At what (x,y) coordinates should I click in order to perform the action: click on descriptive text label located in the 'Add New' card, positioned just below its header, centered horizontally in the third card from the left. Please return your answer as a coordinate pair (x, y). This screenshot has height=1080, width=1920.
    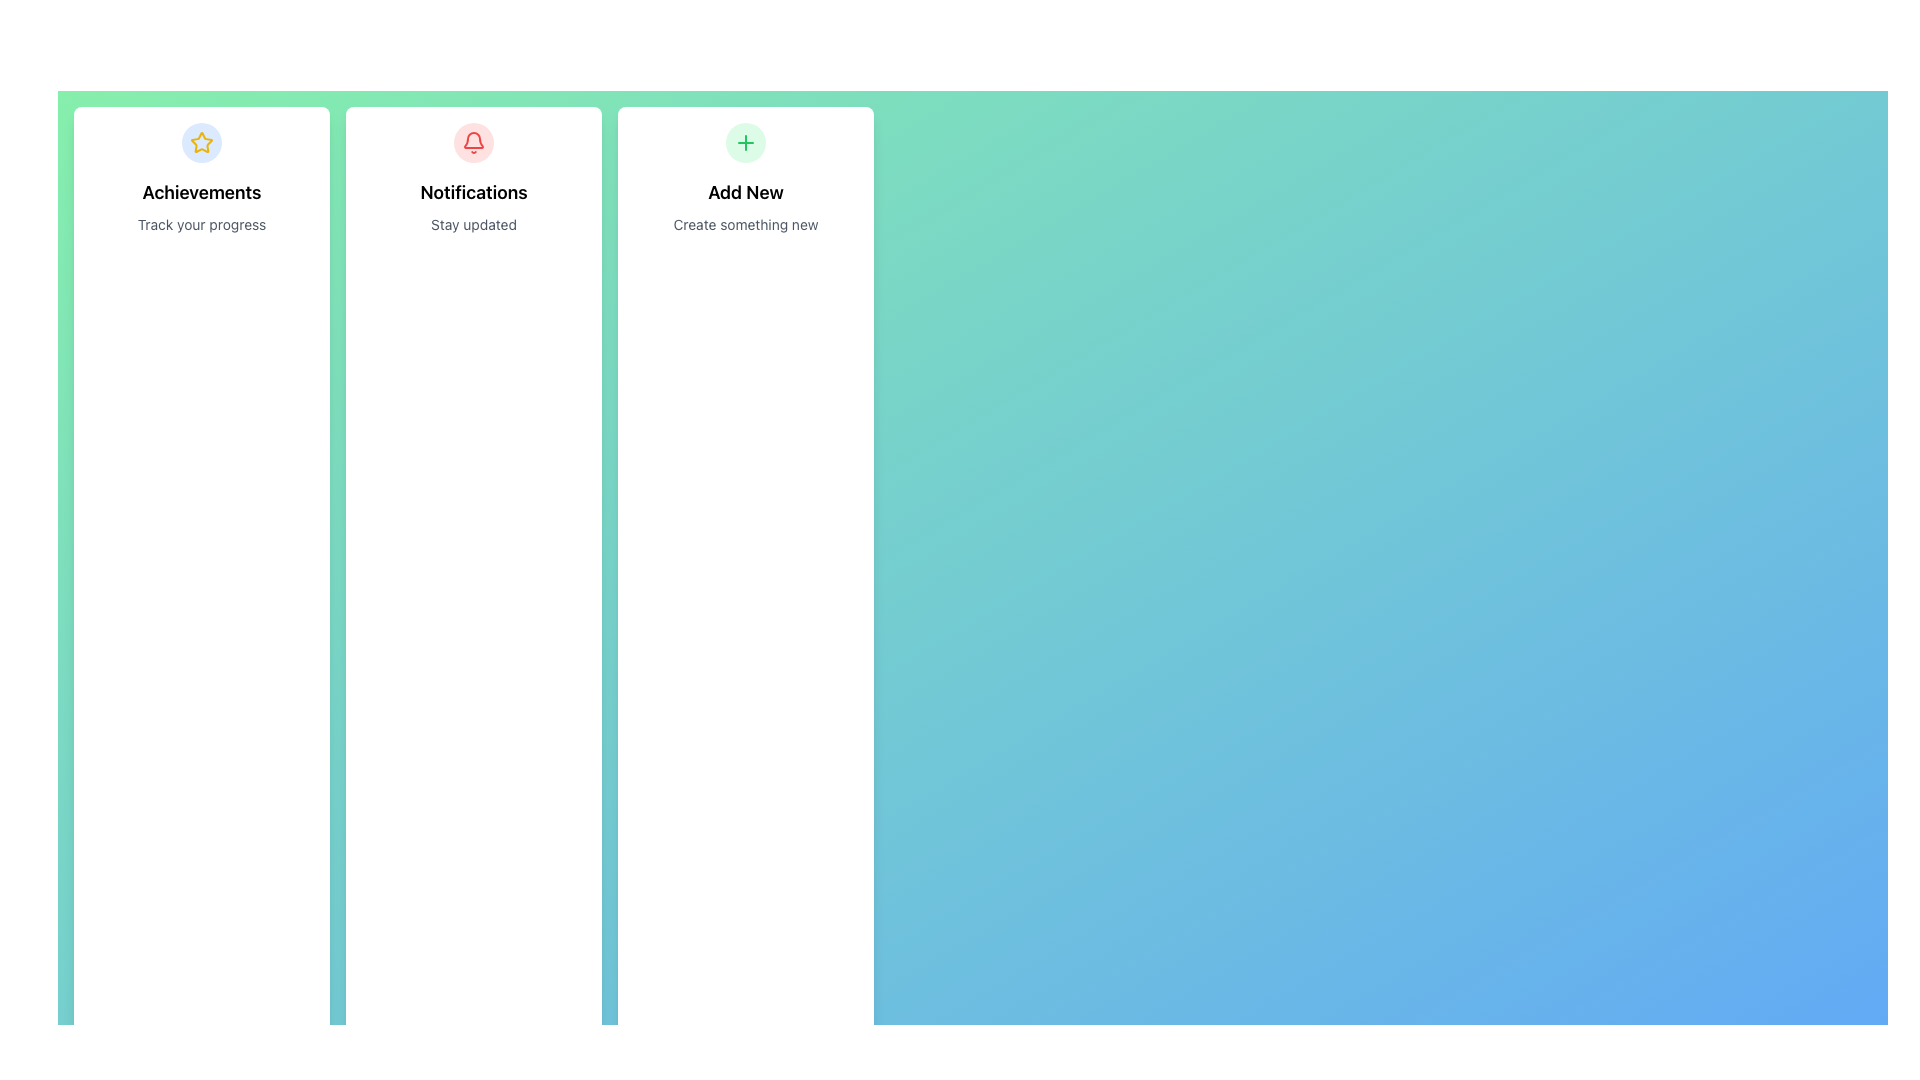
    Looking at the image, I should click on (744, 224).